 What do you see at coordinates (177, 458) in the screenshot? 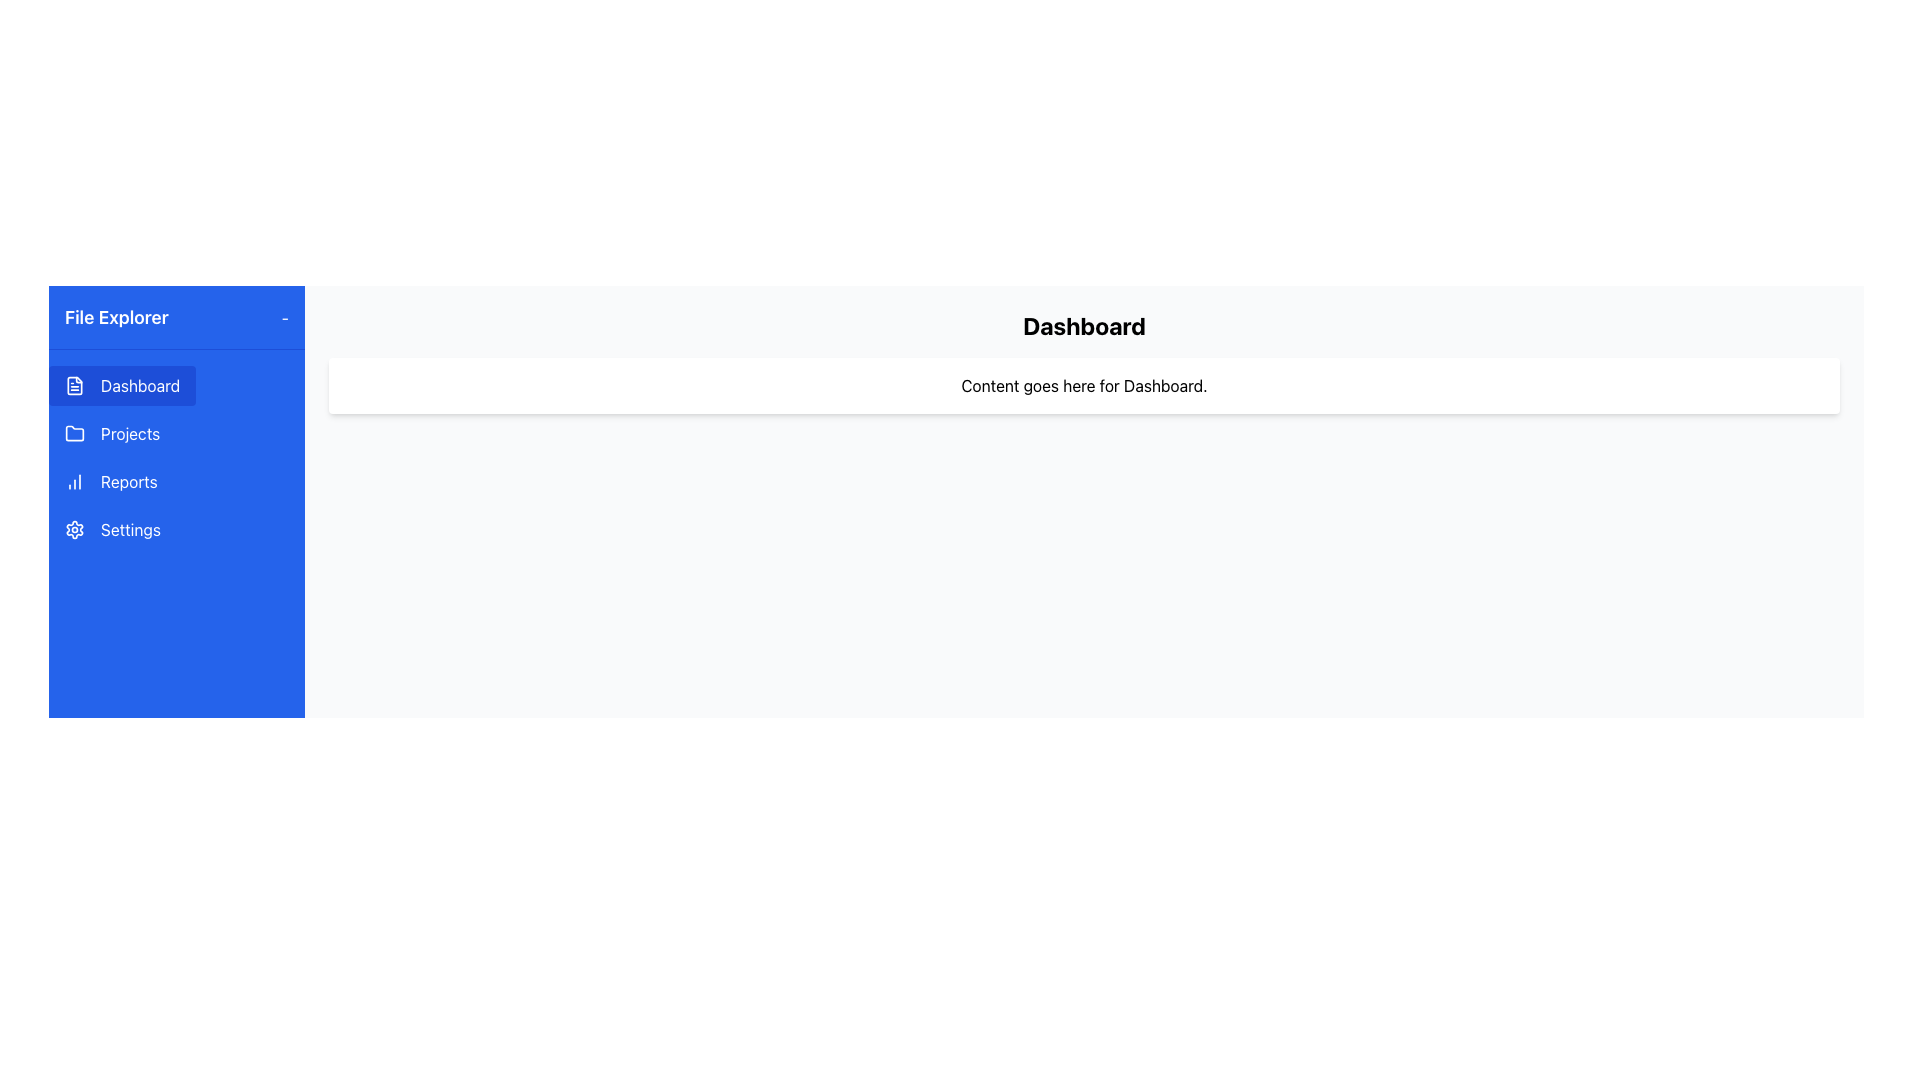
I see `the 'Reports' button in the blue sidebar menu` at bounding box center [177, 458].